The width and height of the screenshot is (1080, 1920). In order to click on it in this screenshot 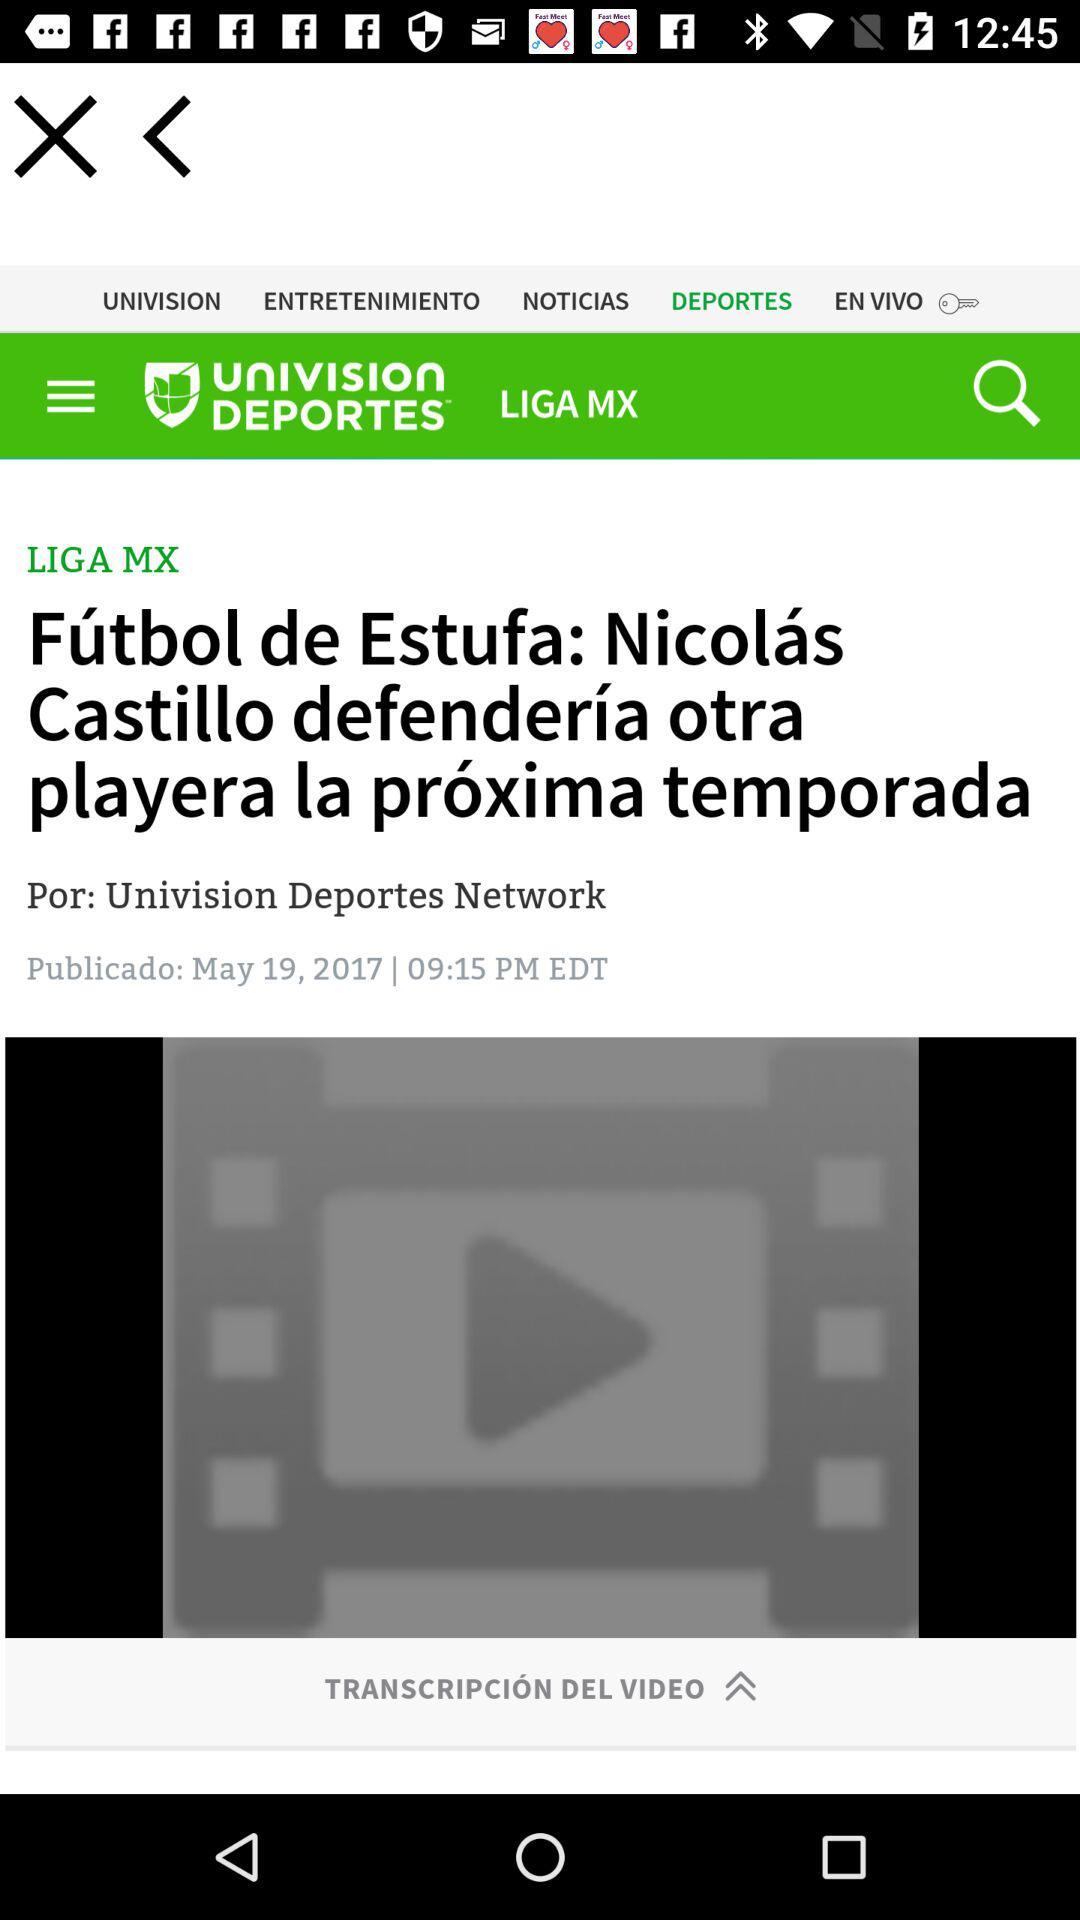, I will do `click(54, 135)`.